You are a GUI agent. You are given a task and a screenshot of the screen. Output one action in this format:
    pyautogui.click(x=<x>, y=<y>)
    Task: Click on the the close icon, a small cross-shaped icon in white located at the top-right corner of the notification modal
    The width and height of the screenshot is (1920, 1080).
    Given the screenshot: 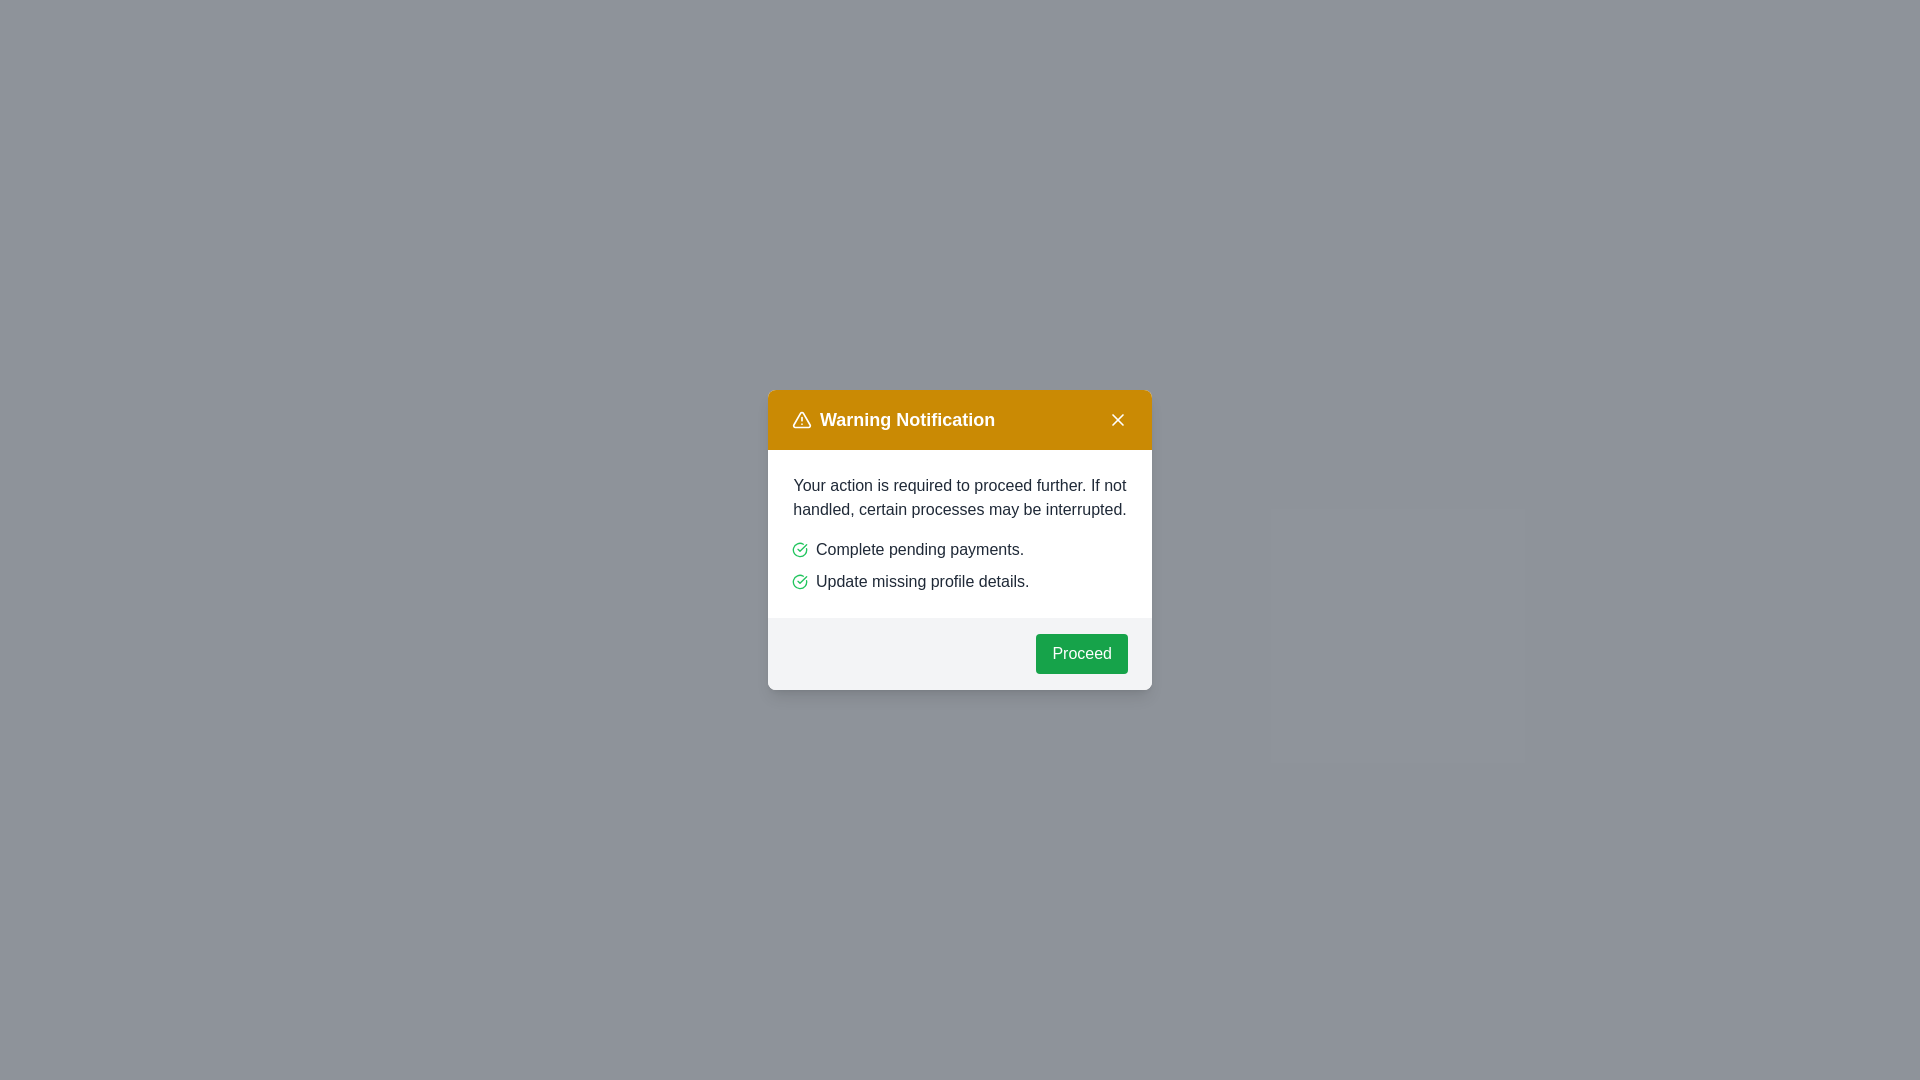 What is the action you would take?
    pyautogui.click(x=1117, y=419)
    